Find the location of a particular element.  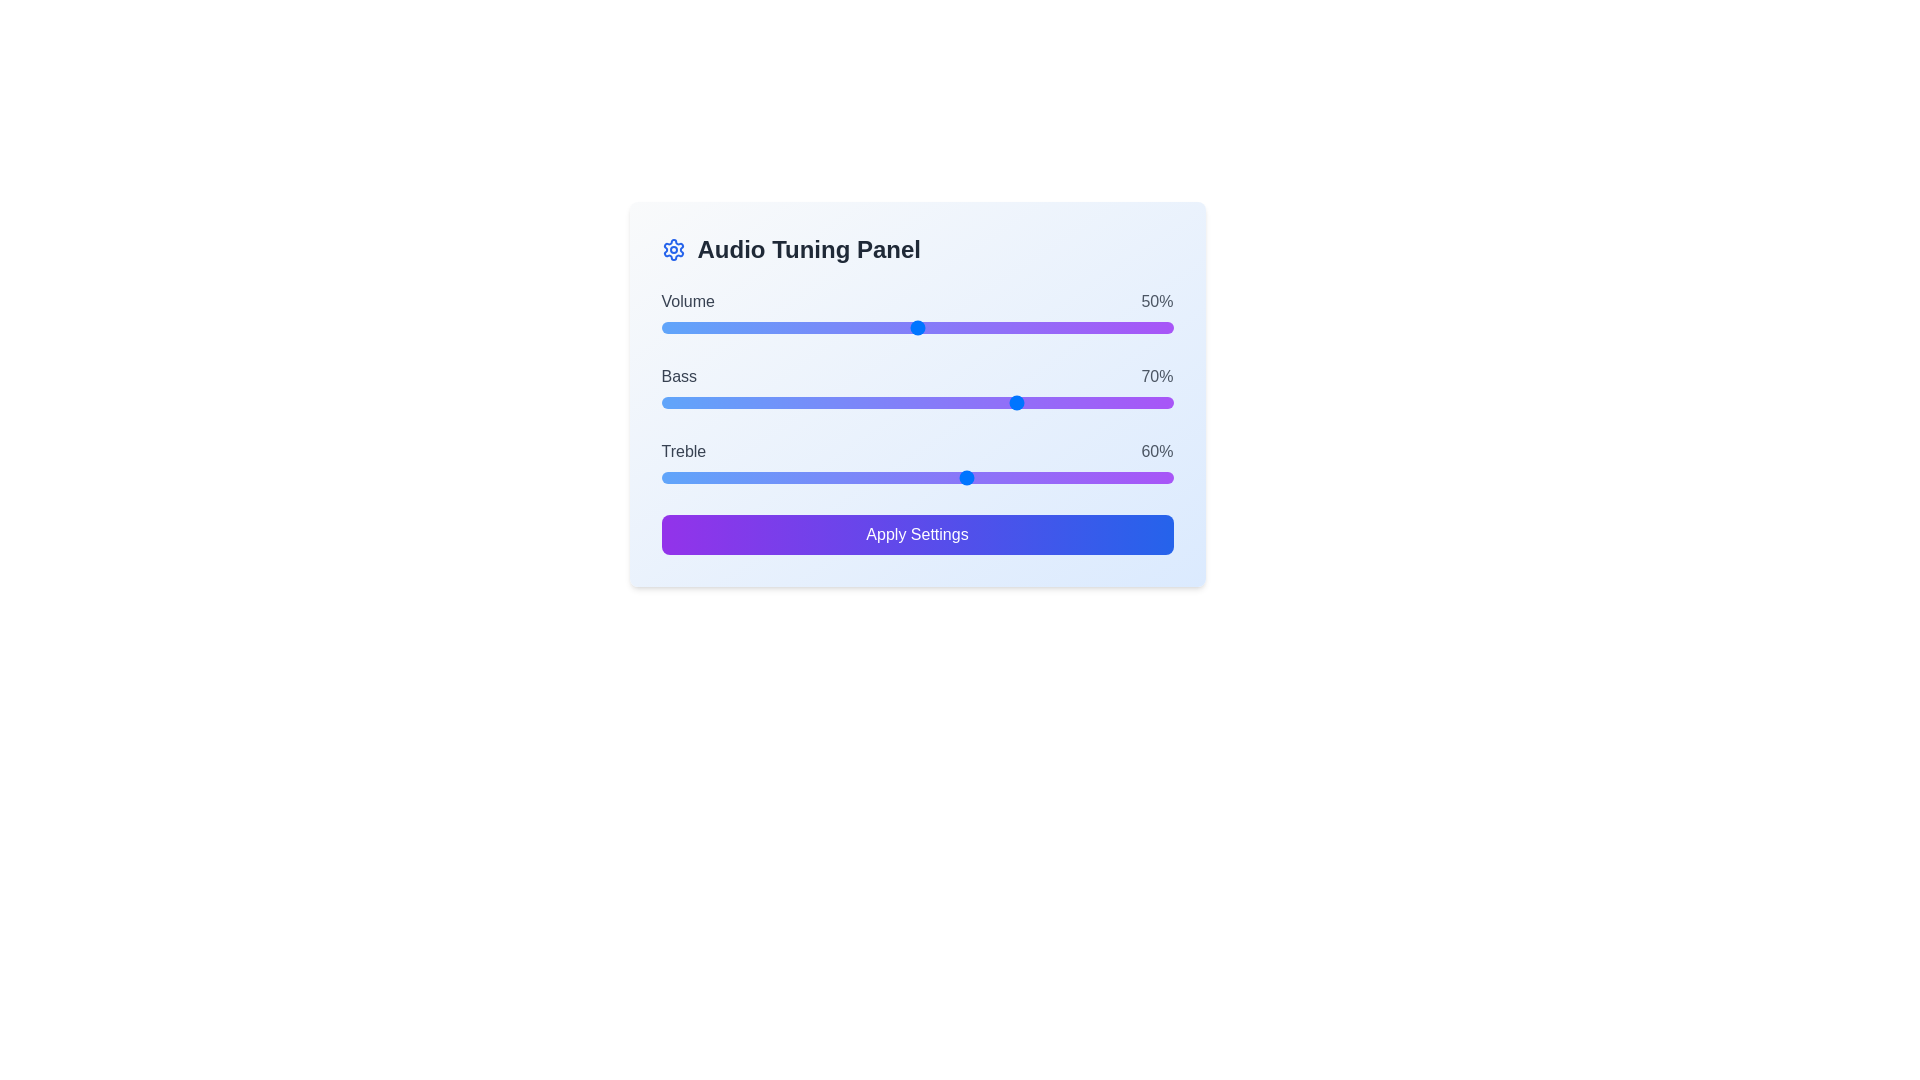

the Label displaying 'Treble' with a numeric value of '60%' located in the 'Audio Tuning Panel', positioned under the 'Bass' slider and above the 'Treble' slider is located at coordinates (916, 451).